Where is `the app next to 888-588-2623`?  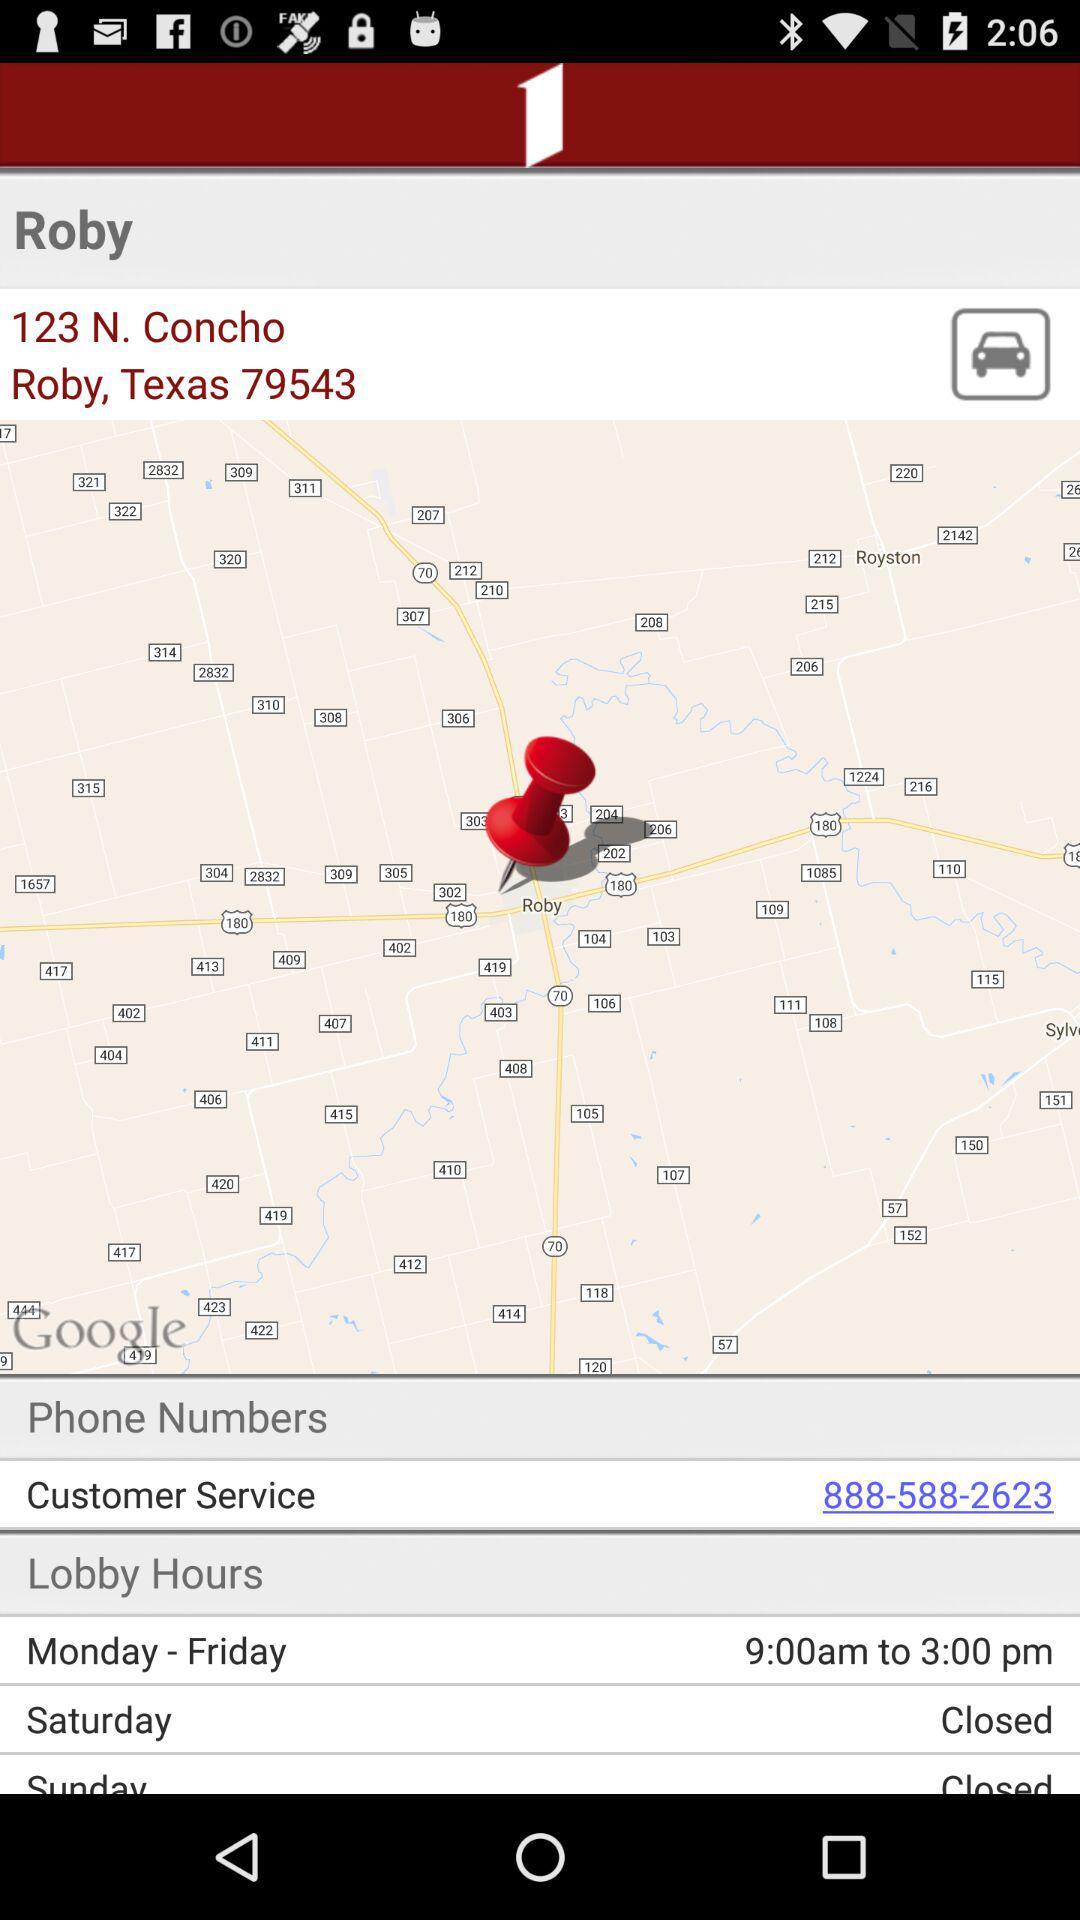 the app next to 888-588-2623 is located at coordinates (297, 1493).